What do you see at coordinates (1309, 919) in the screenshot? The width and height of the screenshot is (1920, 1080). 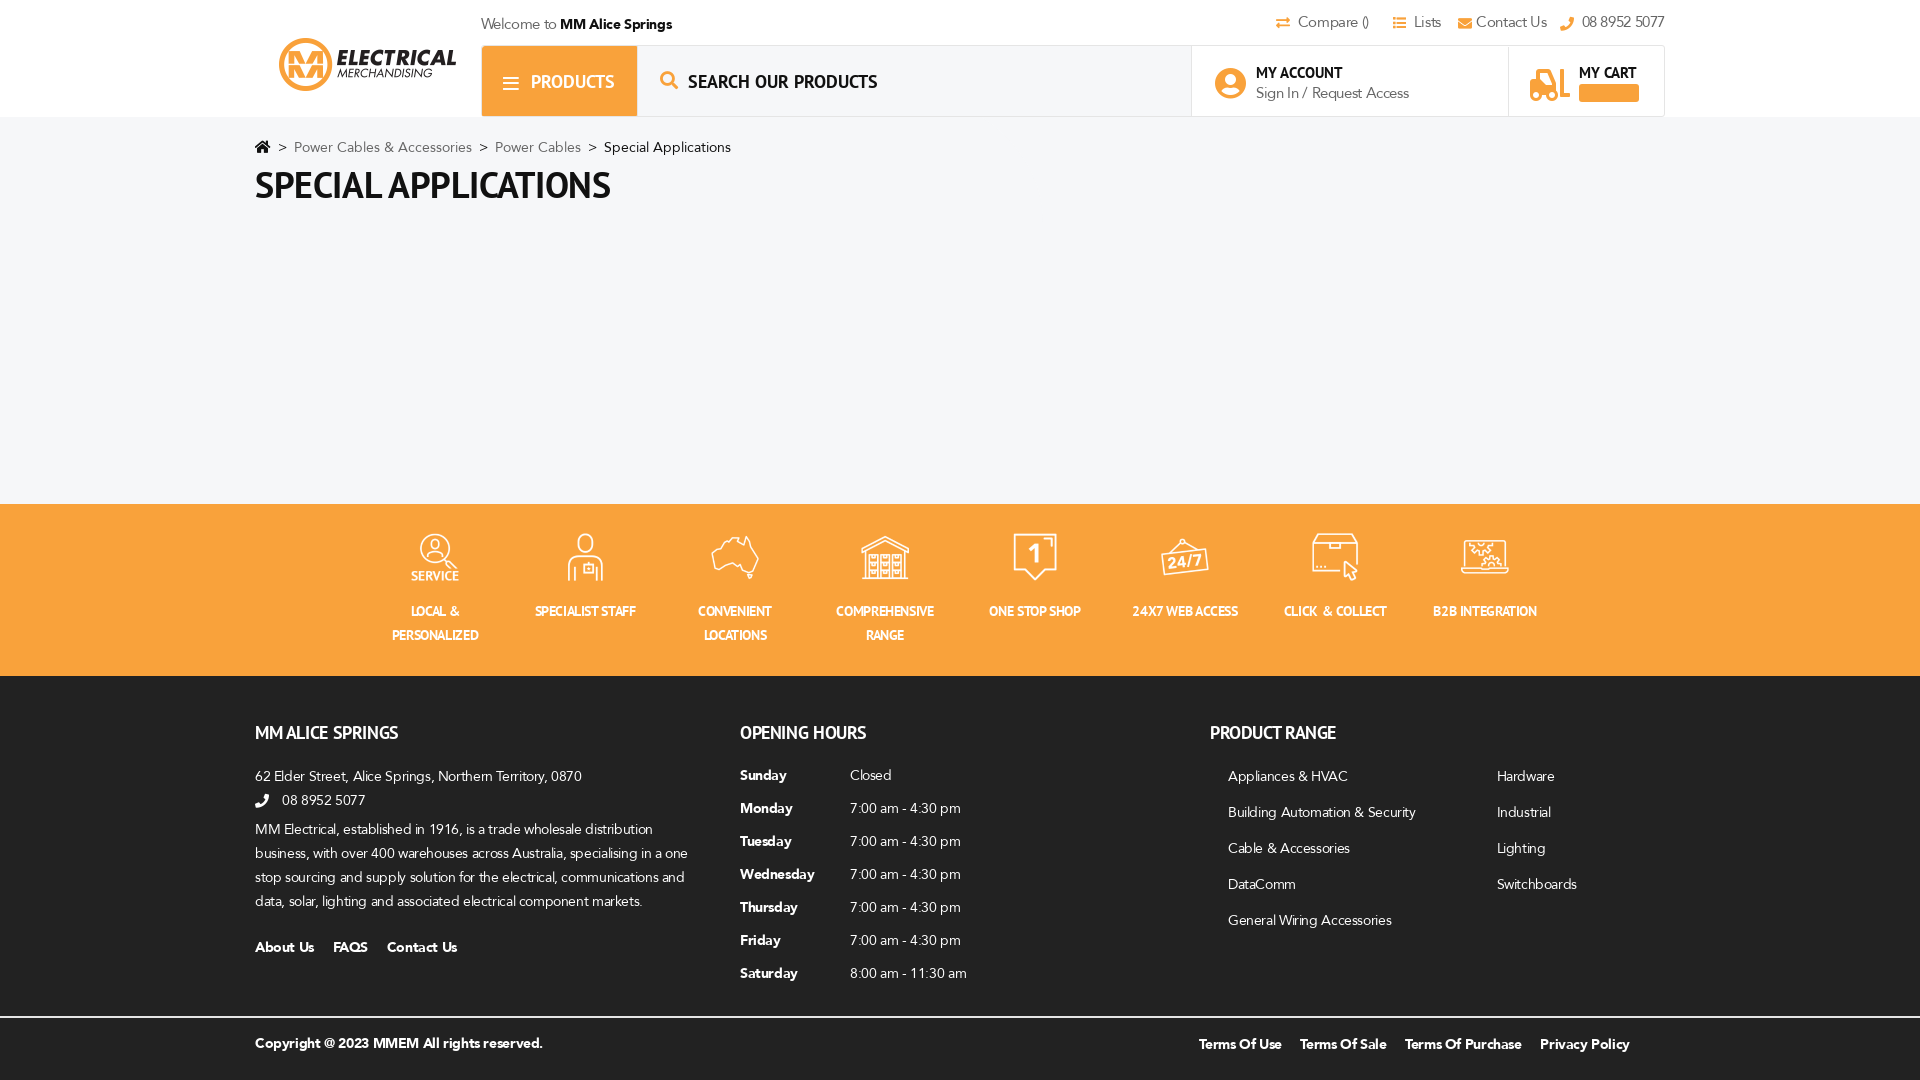 I see `'General Wiring Accessories'` at bounding box center [1309, 919].